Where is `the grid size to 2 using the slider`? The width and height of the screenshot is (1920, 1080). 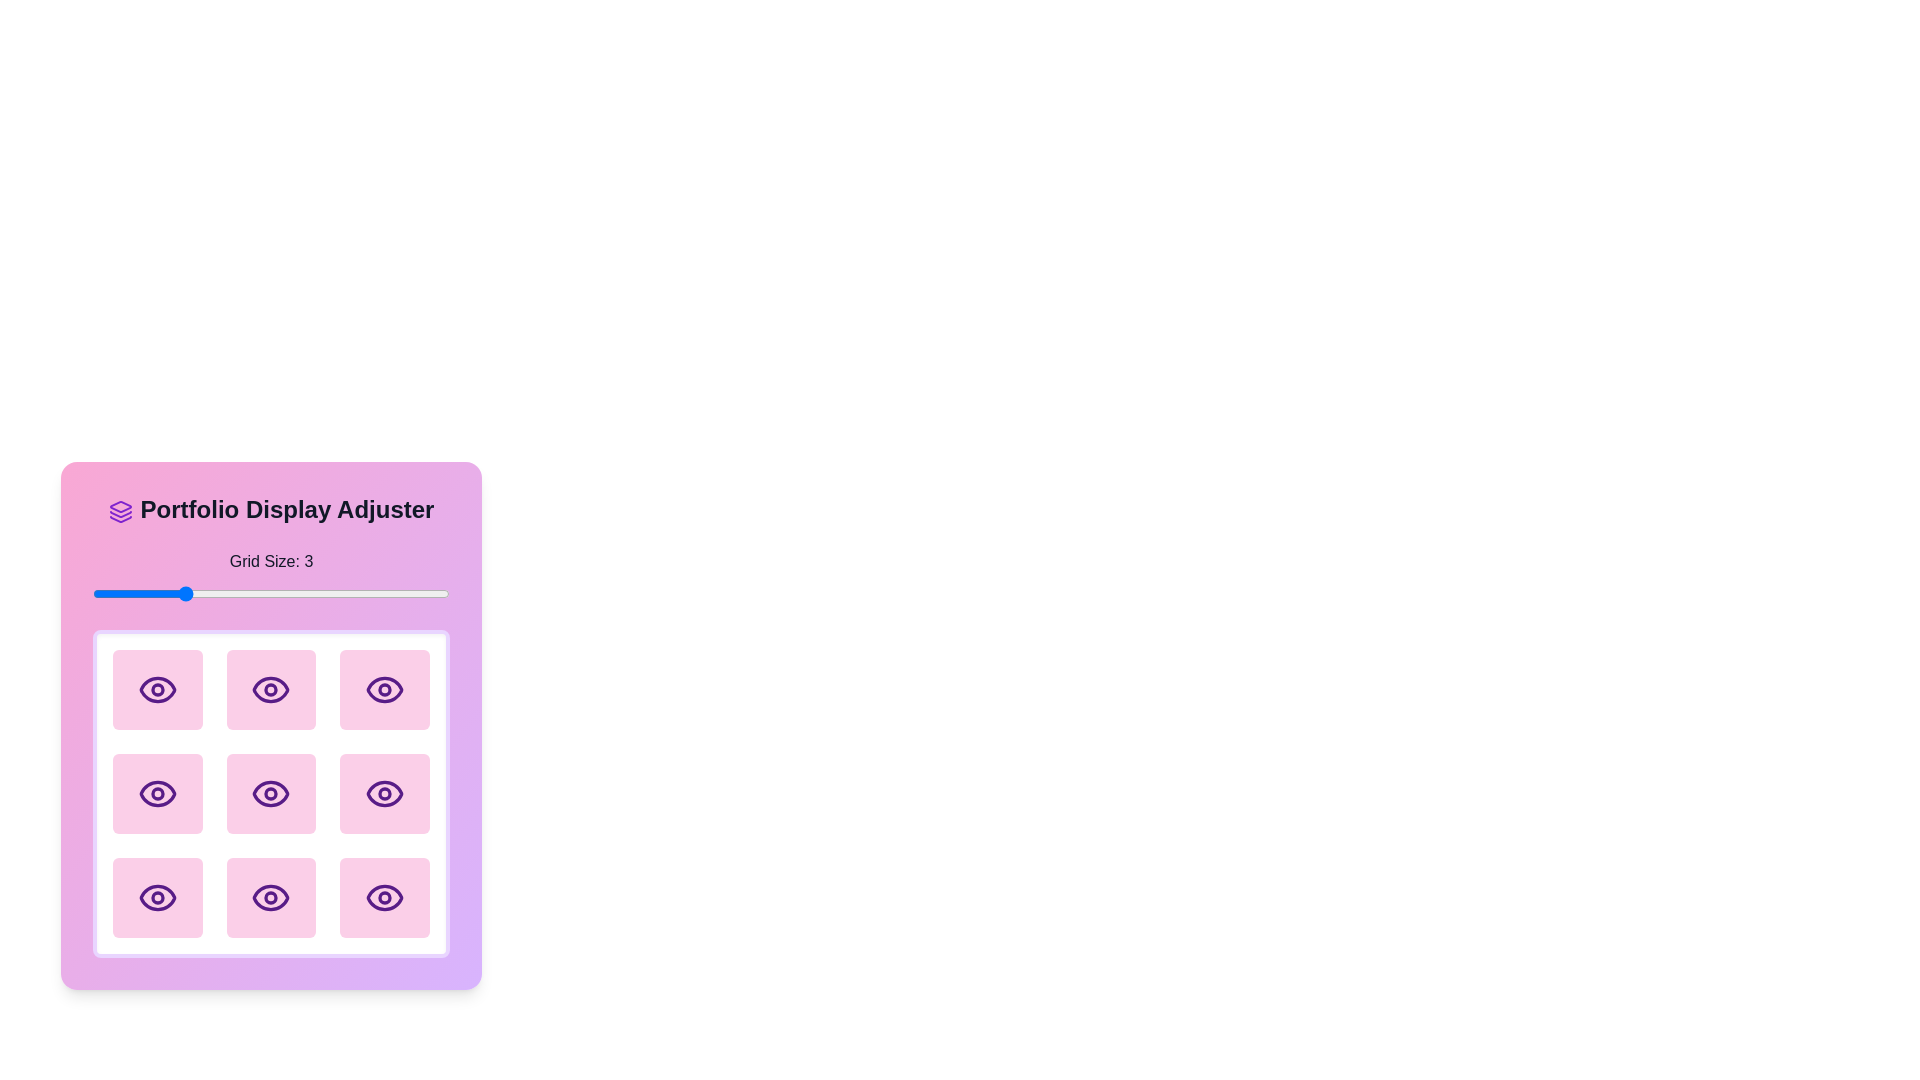 the grid size to 2 using the slider is located at coordinates (91, 593).